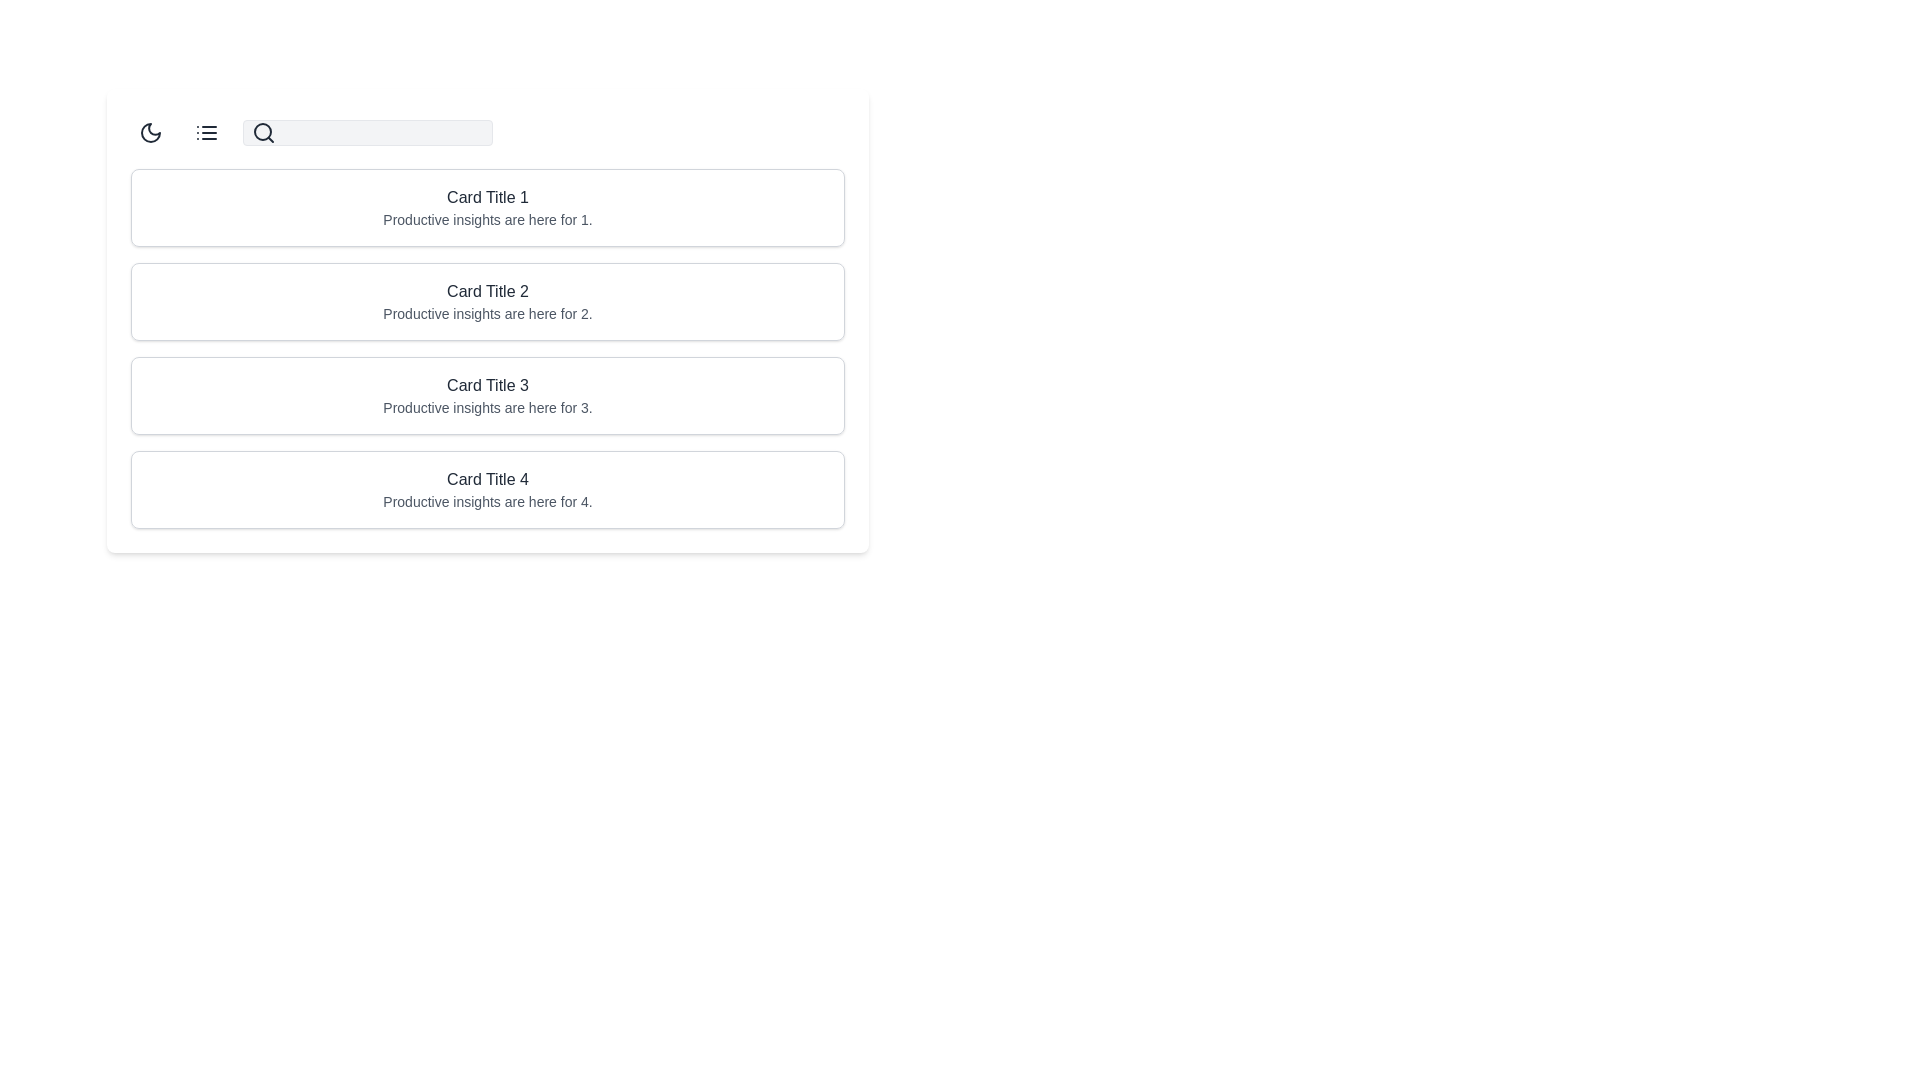 The image size is (1920, 1080). What do you see at coordinates (206, 132) in the screenshot?
I see `the menu button located in the upper left section of the interface, positioned between the moon icon and the search bar` at bounding box center [206, 132].